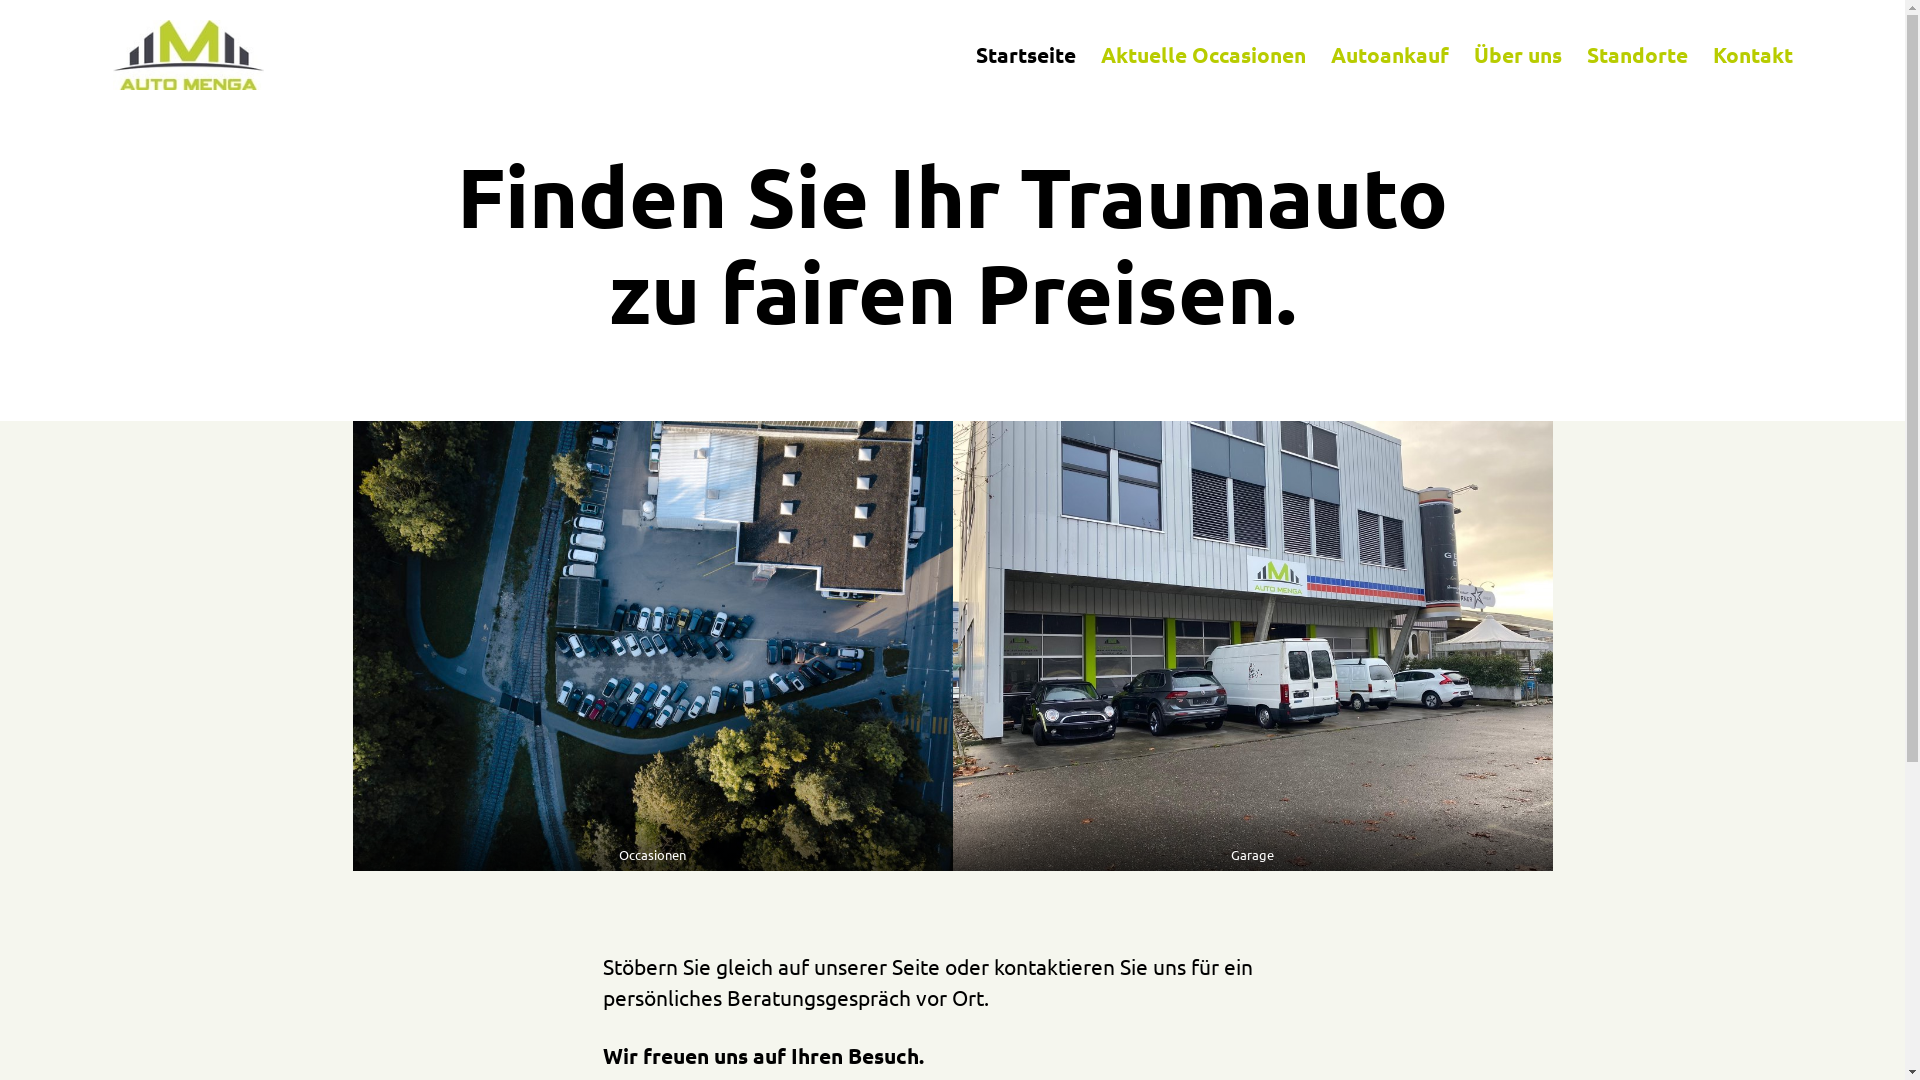 This screenshot has width=1920, height=1080. I want to click on 'Standorte', so click(1636, 53).